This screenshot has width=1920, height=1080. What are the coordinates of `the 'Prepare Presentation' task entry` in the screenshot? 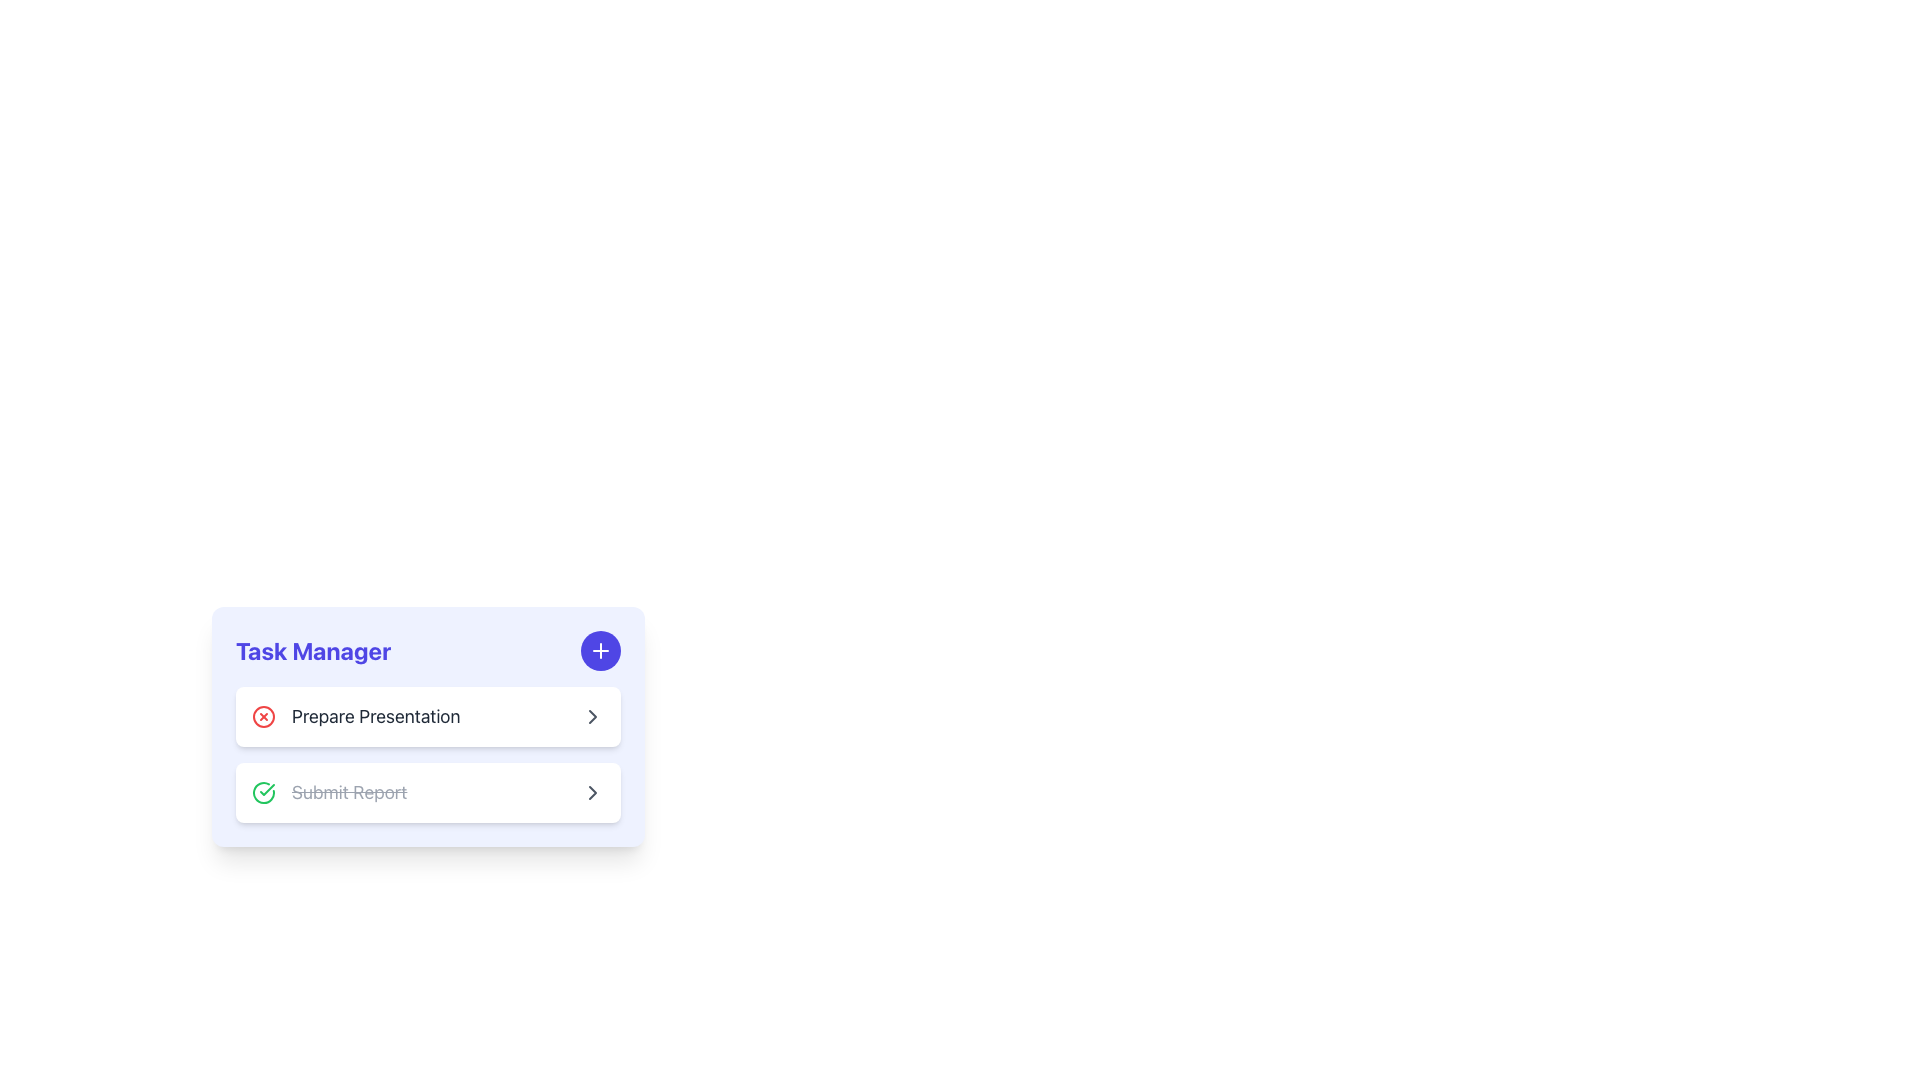 It's located at (427, 716).